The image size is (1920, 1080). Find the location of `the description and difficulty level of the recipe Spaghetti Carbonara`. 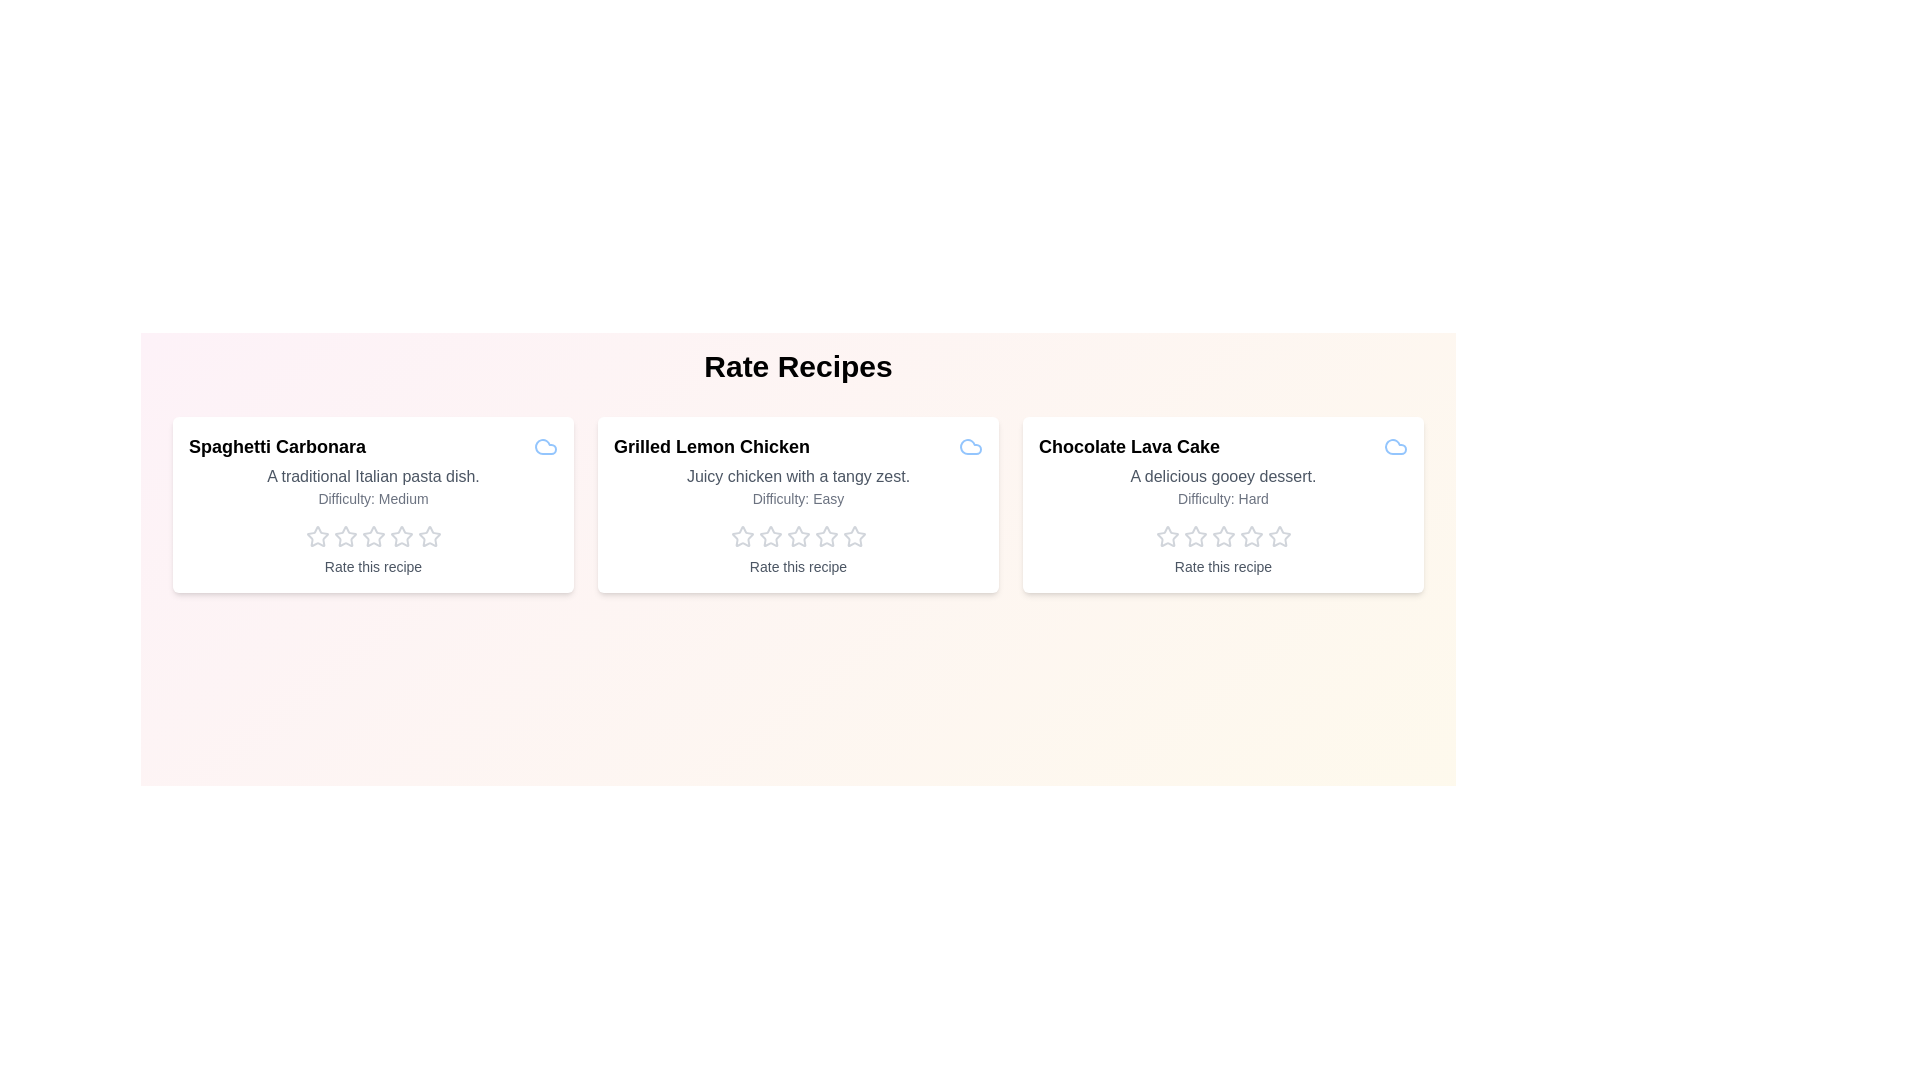

the description and difficulty level of the recipe Spaghetti Carbonara is located at coordinates (373, 477).